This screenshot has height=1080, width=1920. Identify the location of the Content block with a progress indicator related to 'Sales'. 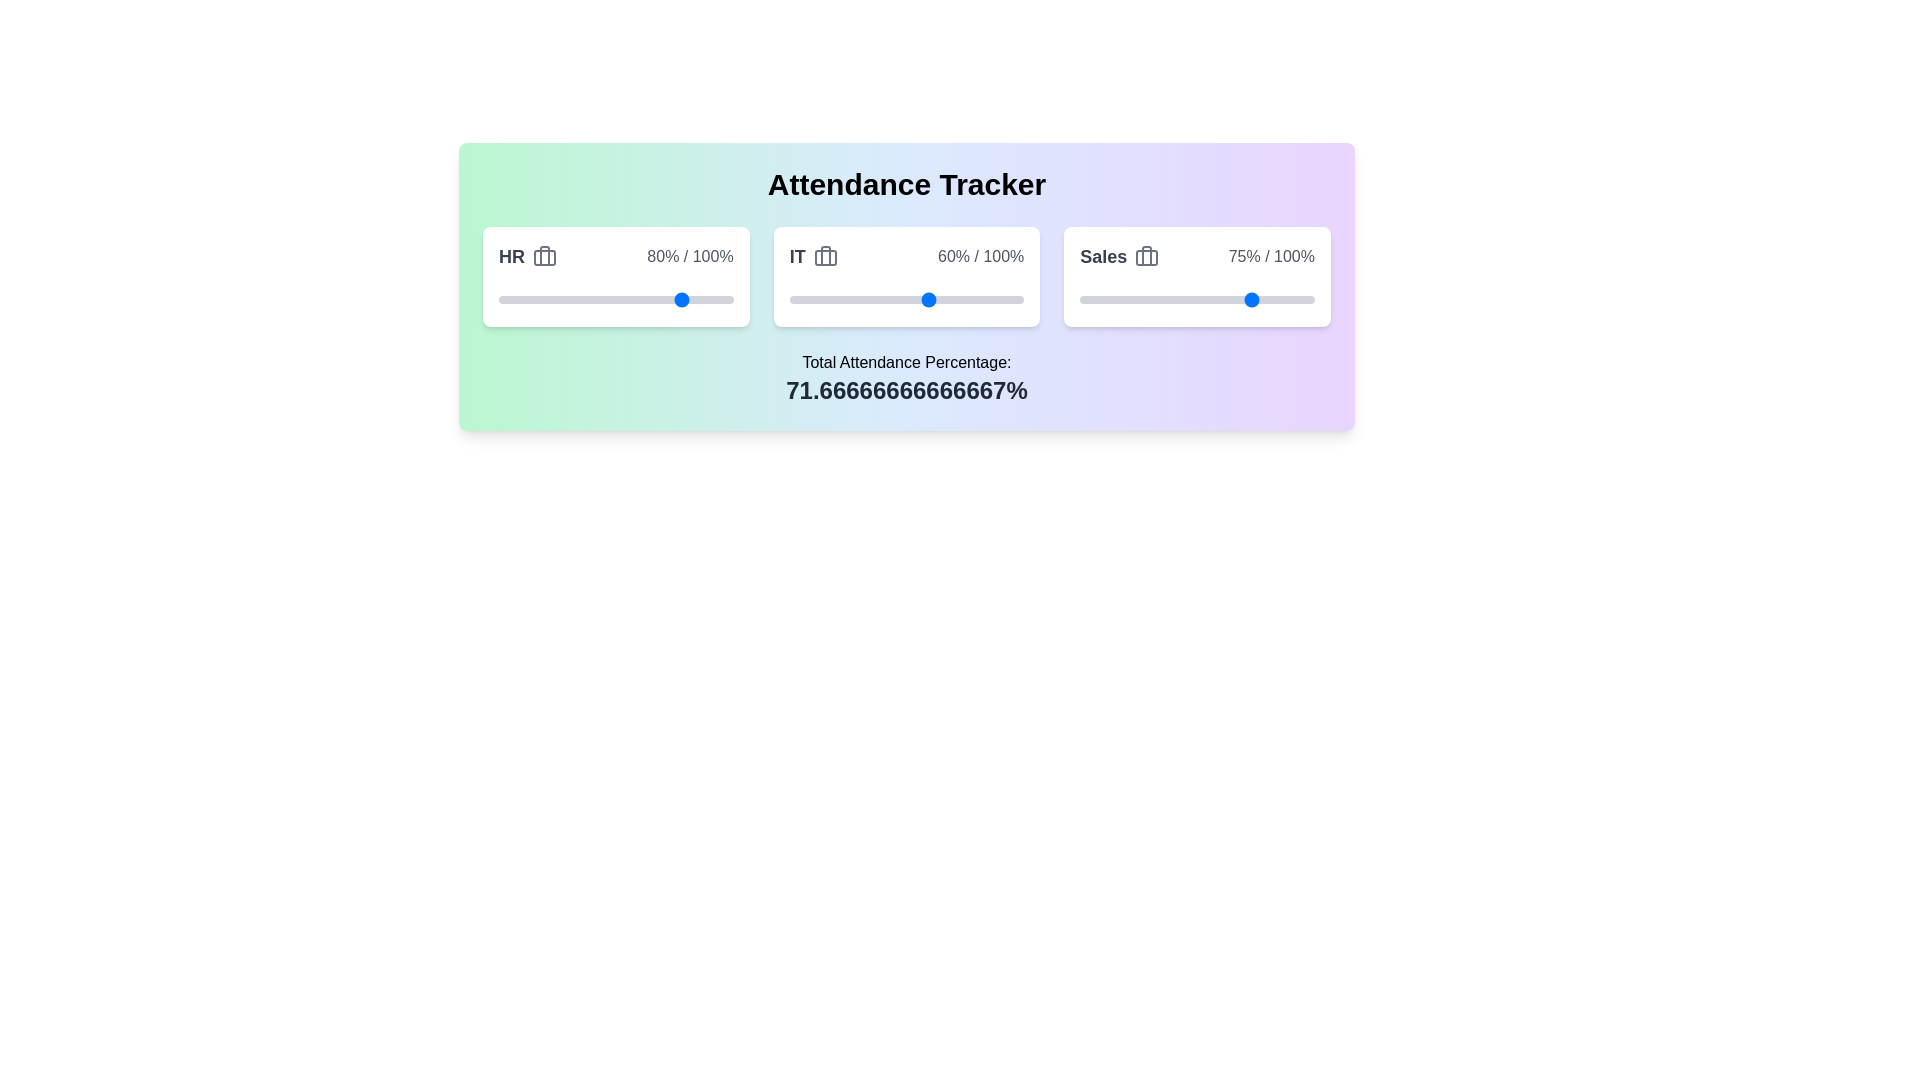
(1197, 277).